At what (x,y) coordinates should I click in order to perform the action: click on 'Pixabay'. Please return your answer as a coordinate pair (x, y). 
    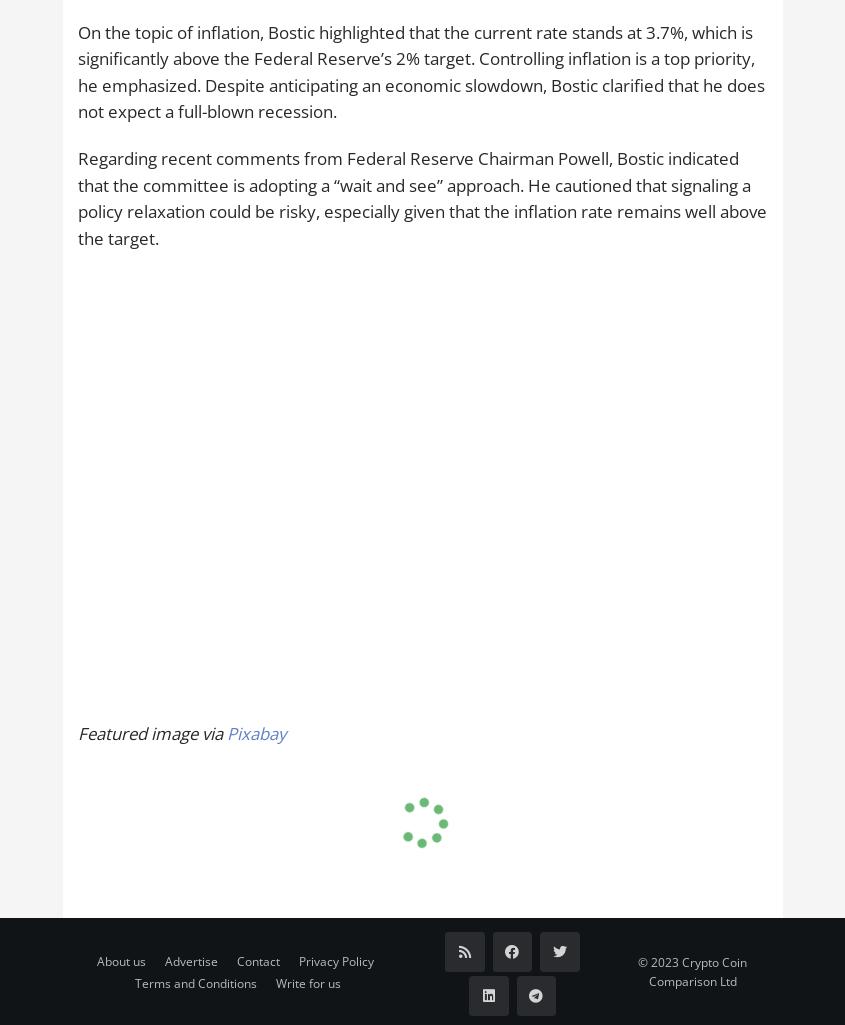
    Looking at the image, I should click on (255, 732).